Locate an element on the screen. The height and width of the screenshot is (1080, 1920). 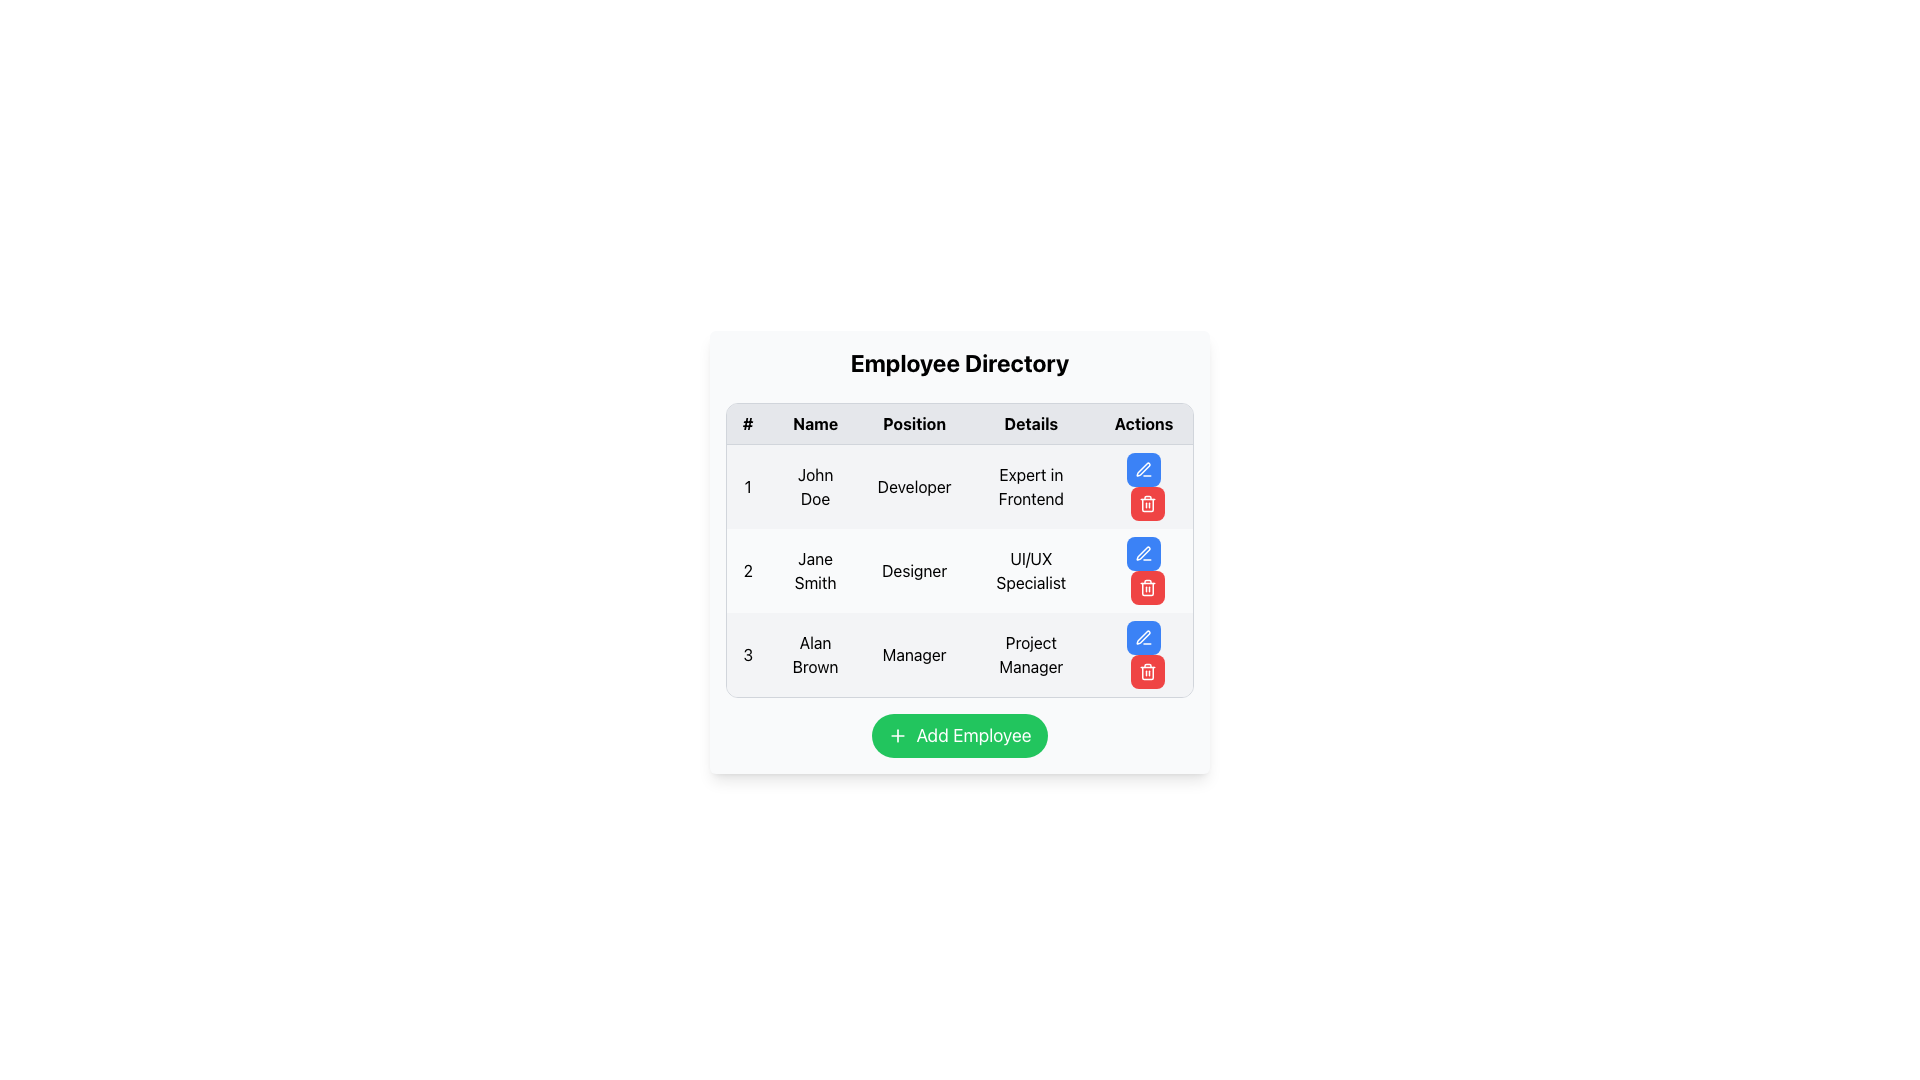
the button used to add a new employee entry in the 'Employee Directory' card layout for visual feedback is located at coordinates (960, 736).